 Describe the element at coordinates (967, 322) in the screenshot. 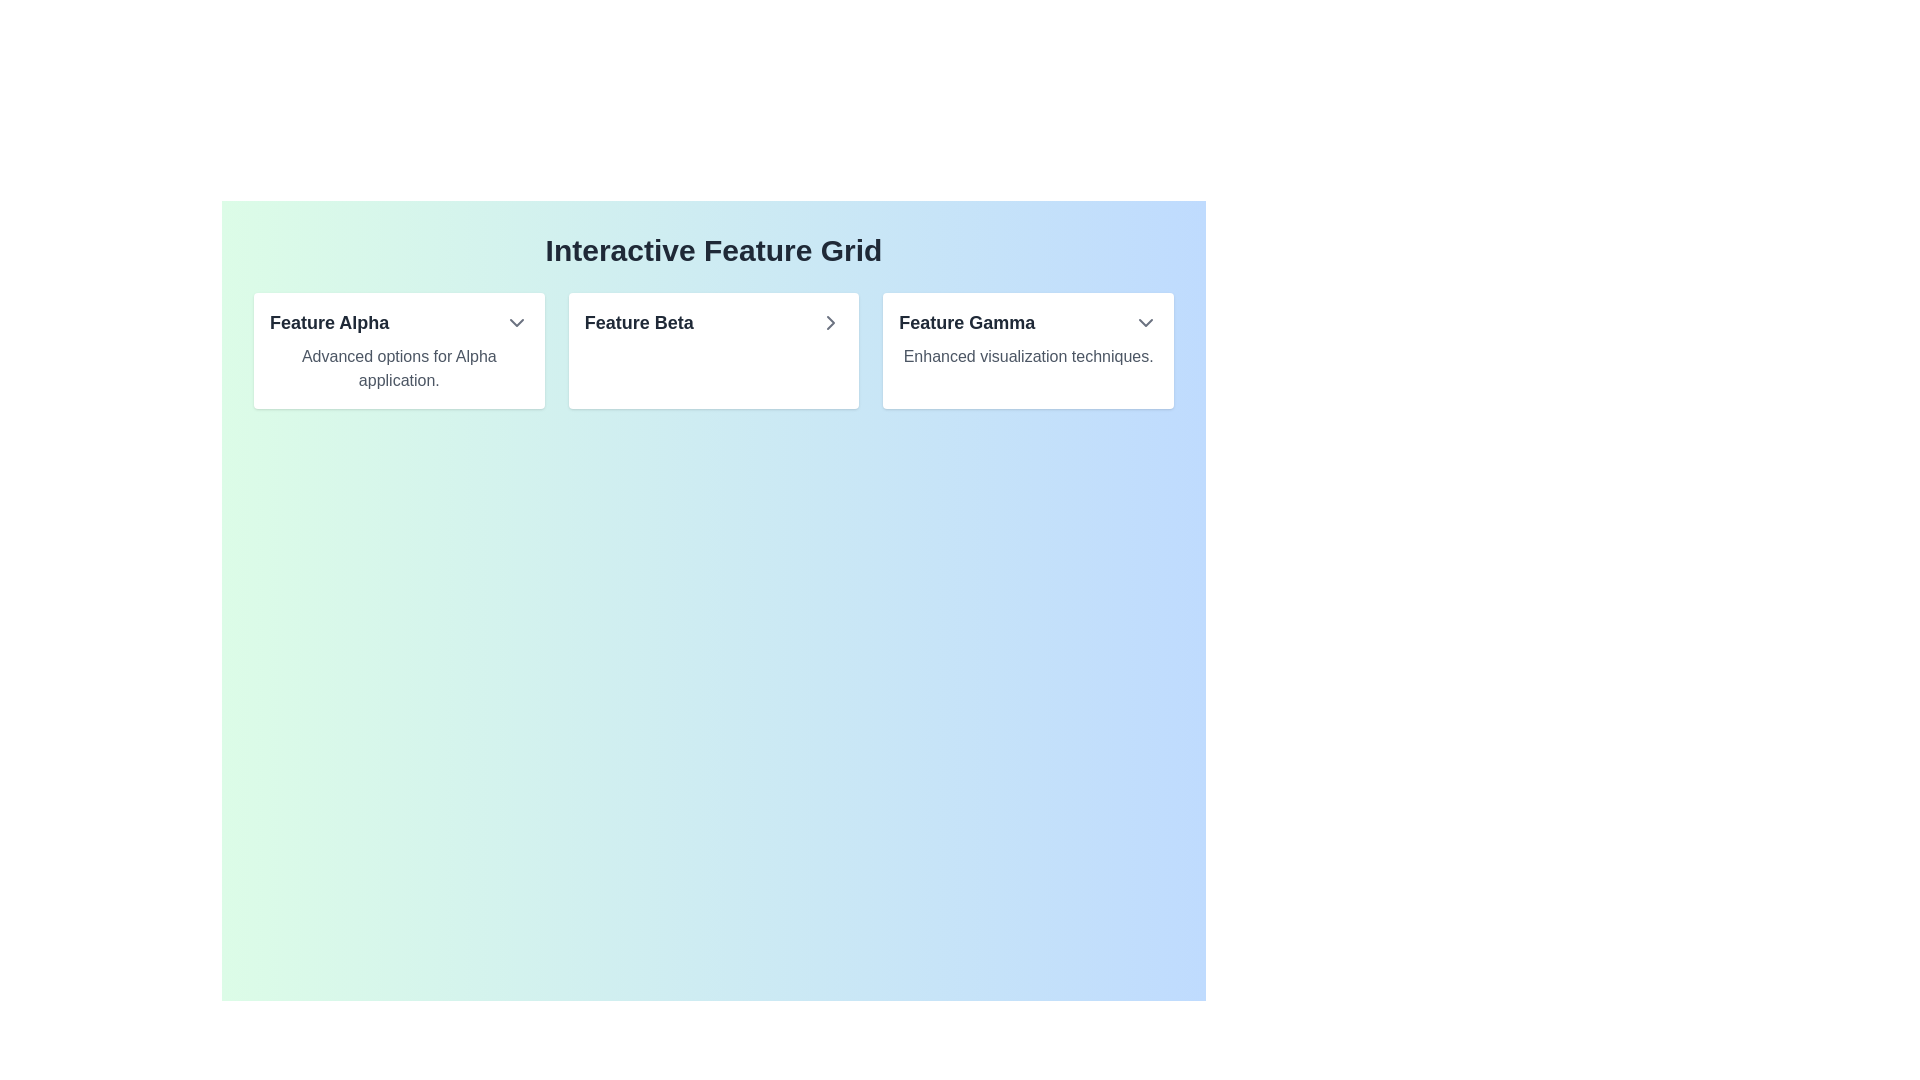

I see `the title text of the third feature card, which provides context and summary for the options within` at that location.